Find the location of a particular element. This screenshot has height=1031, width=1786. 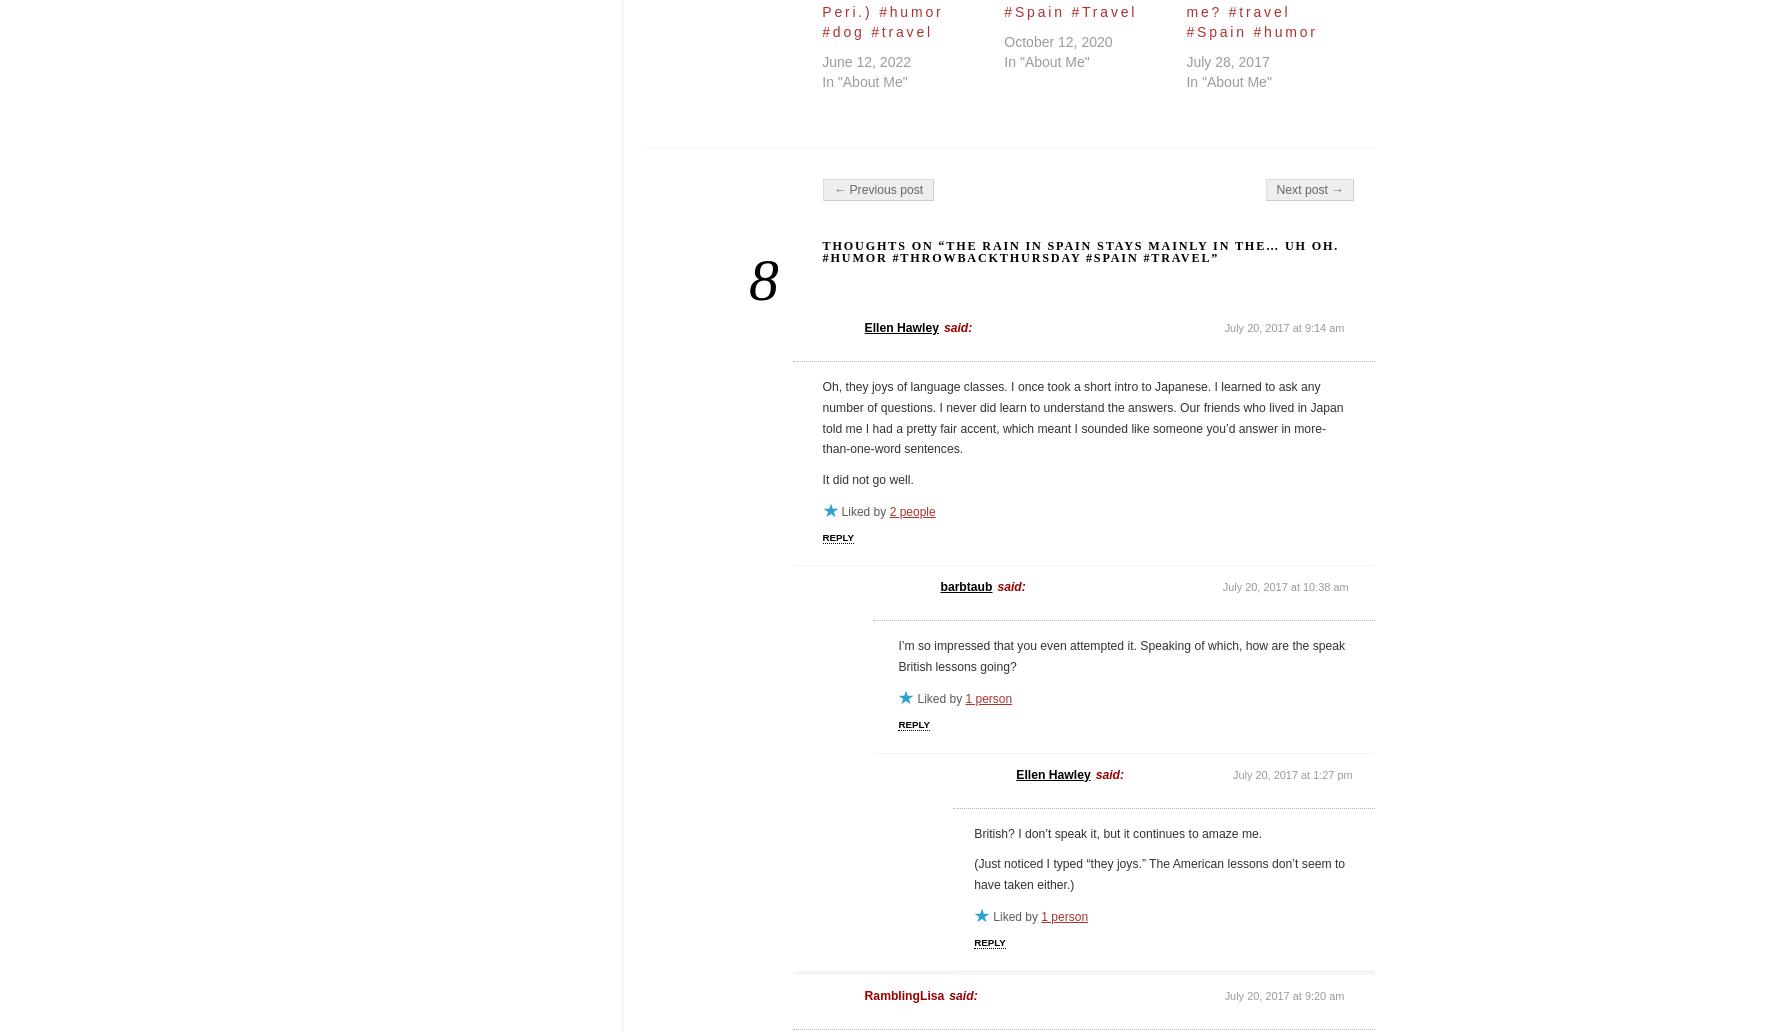

'← Previous post' is located at coordinates (876, 189).